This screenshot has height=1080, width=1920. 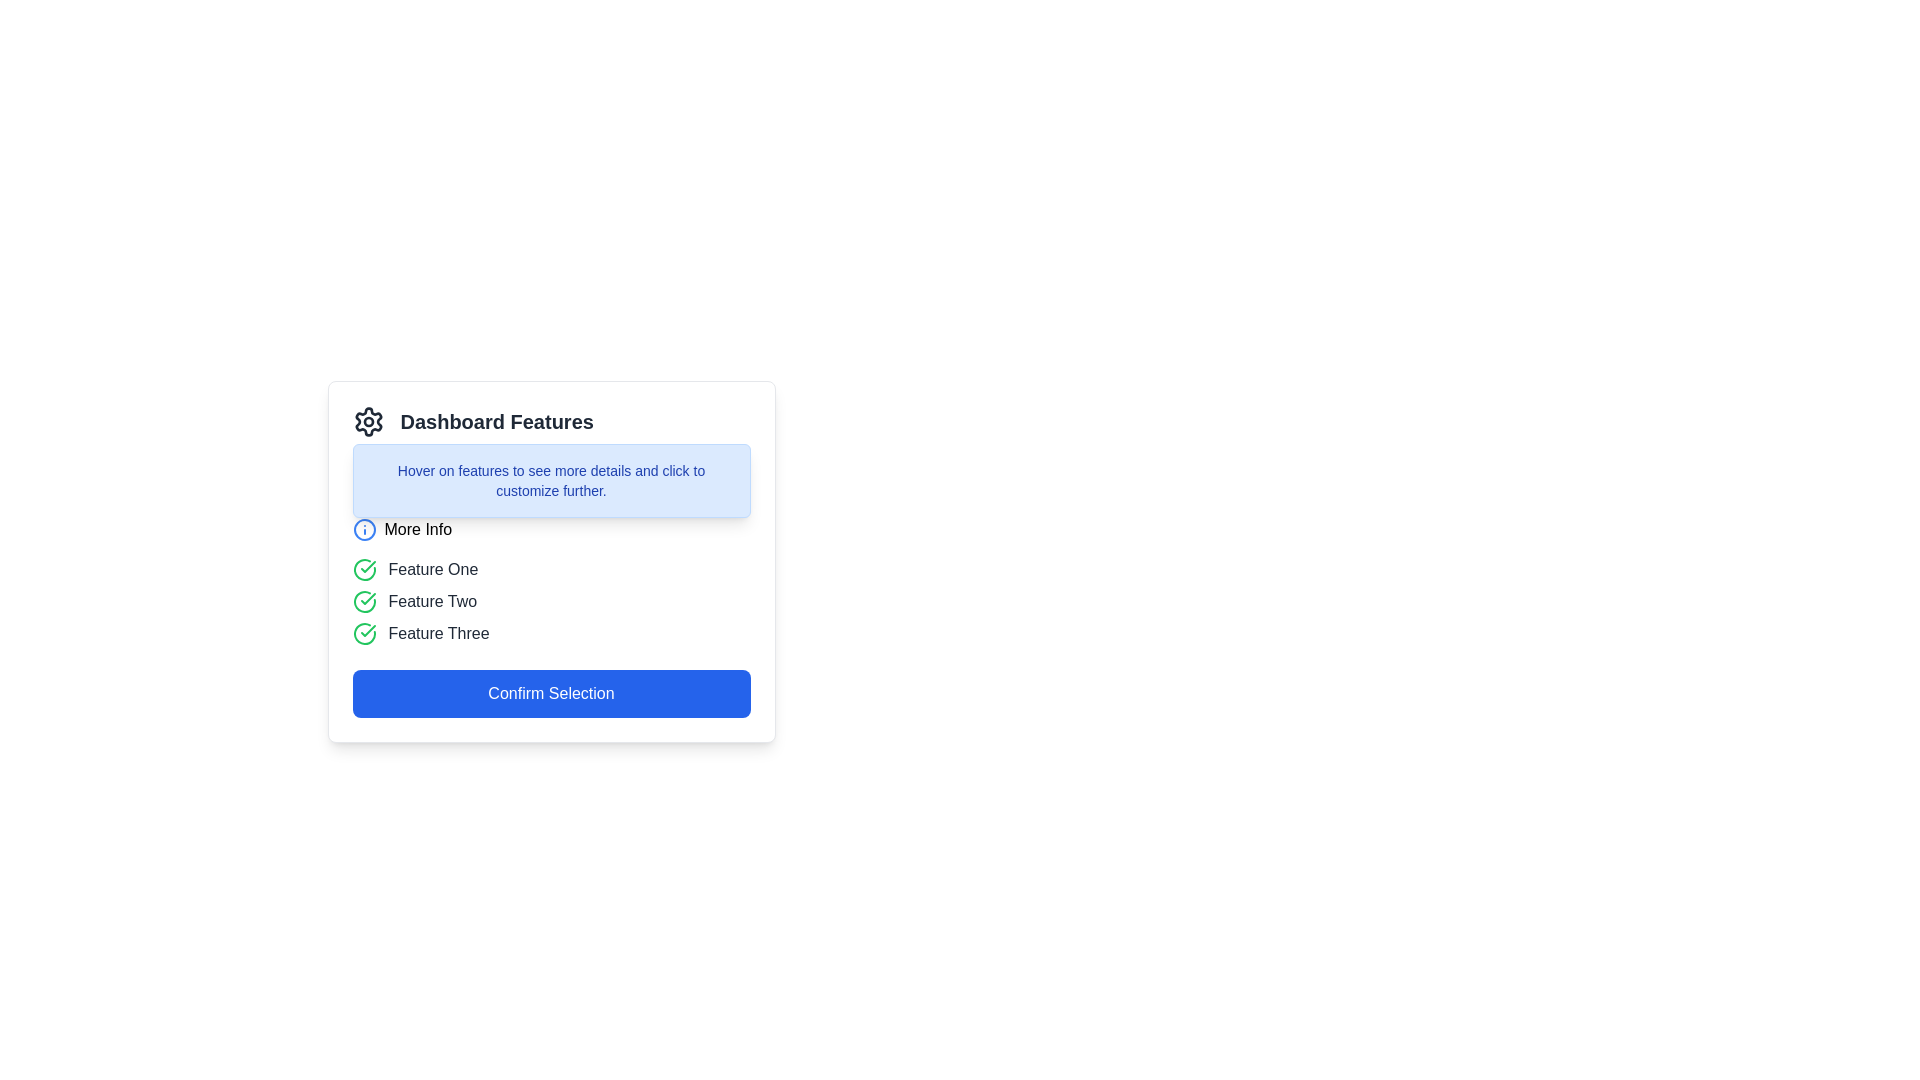 I want to click on the visual indicator icon located to the left of the text 'Feature Two', so click(x=364, y=600).